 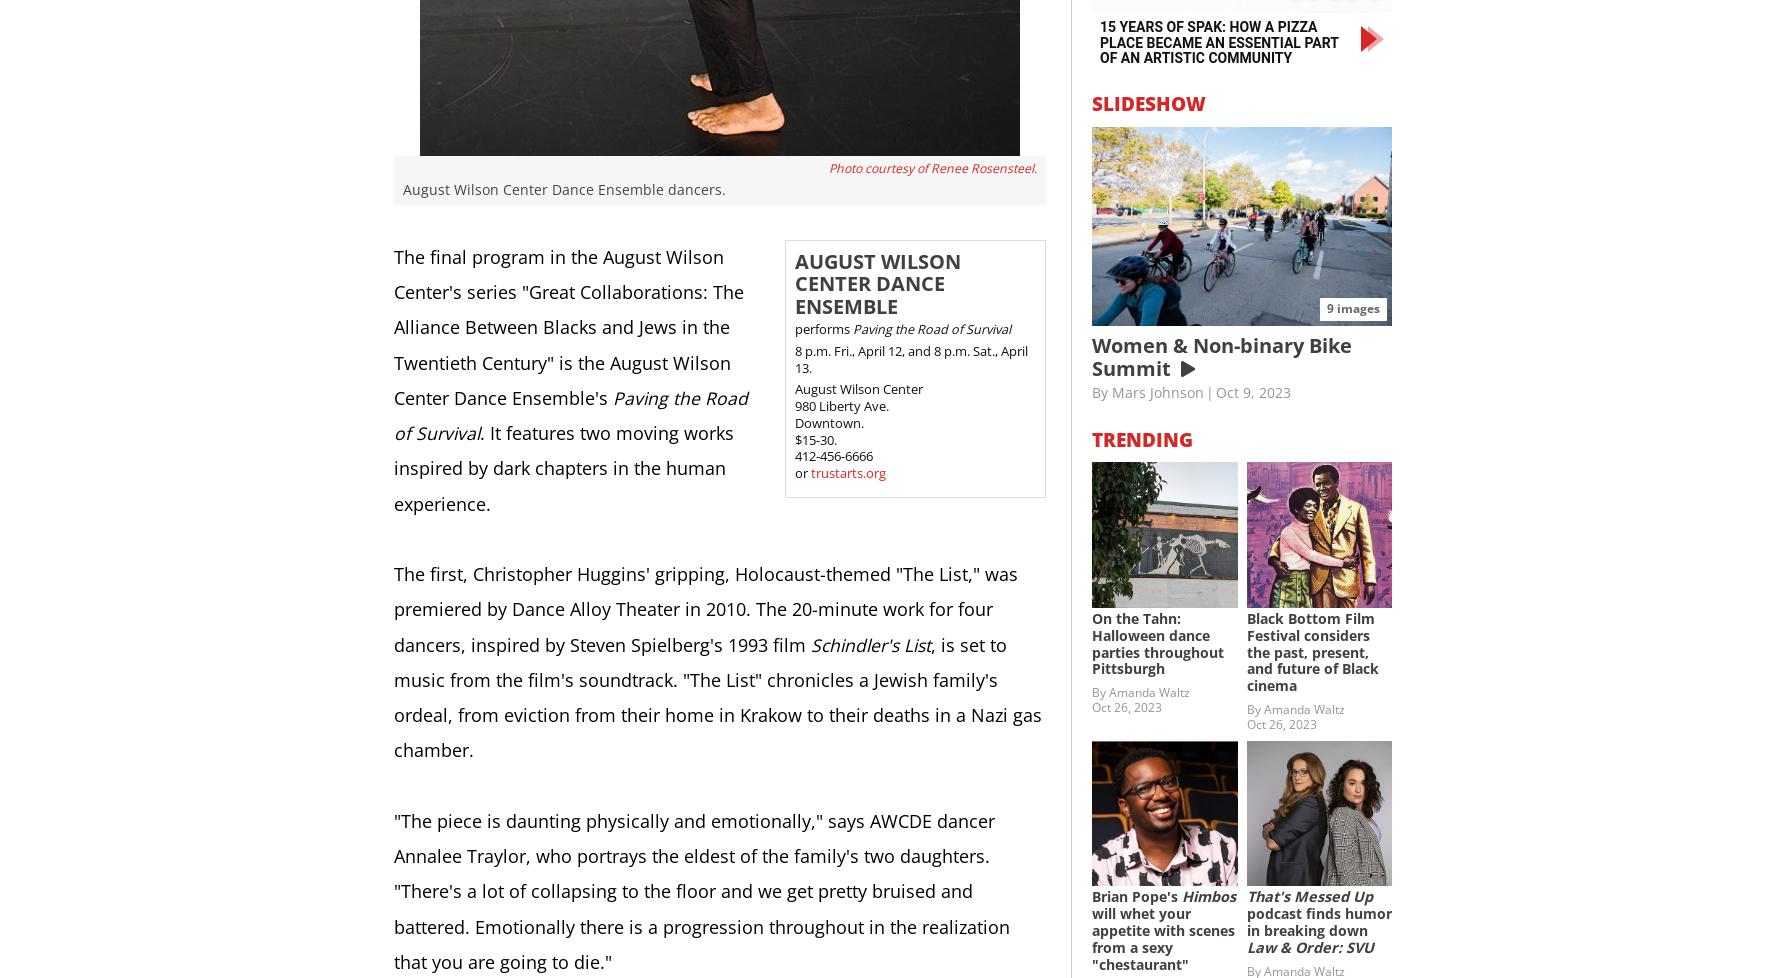 I want to click on 'Oct 9, 2023', so click(x=1216, y=391).